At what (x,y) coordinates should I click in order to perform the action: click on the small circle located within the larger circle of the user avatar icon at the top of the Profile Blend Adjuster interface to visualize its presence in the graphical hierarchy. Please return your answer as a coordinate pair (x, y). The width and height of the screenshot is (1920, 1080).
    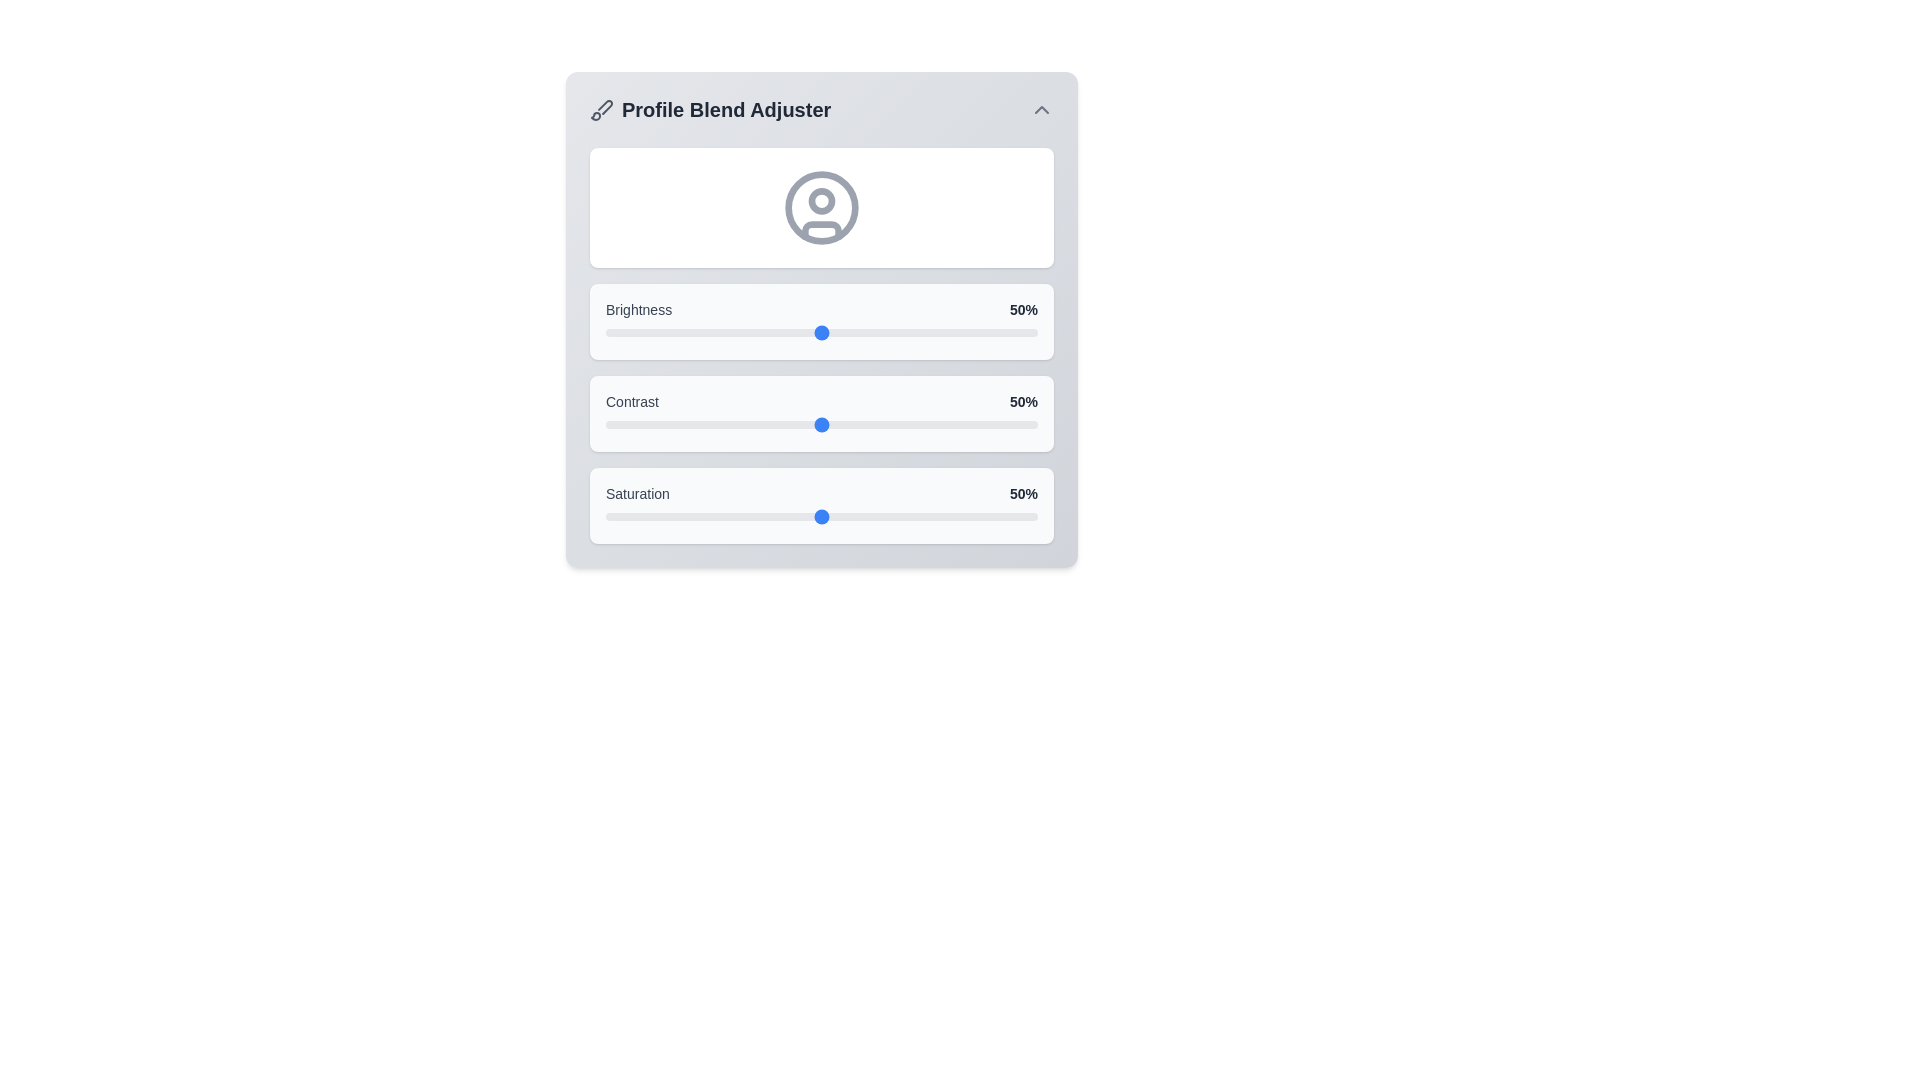
    Looking at the image, I should click on (821, 200).